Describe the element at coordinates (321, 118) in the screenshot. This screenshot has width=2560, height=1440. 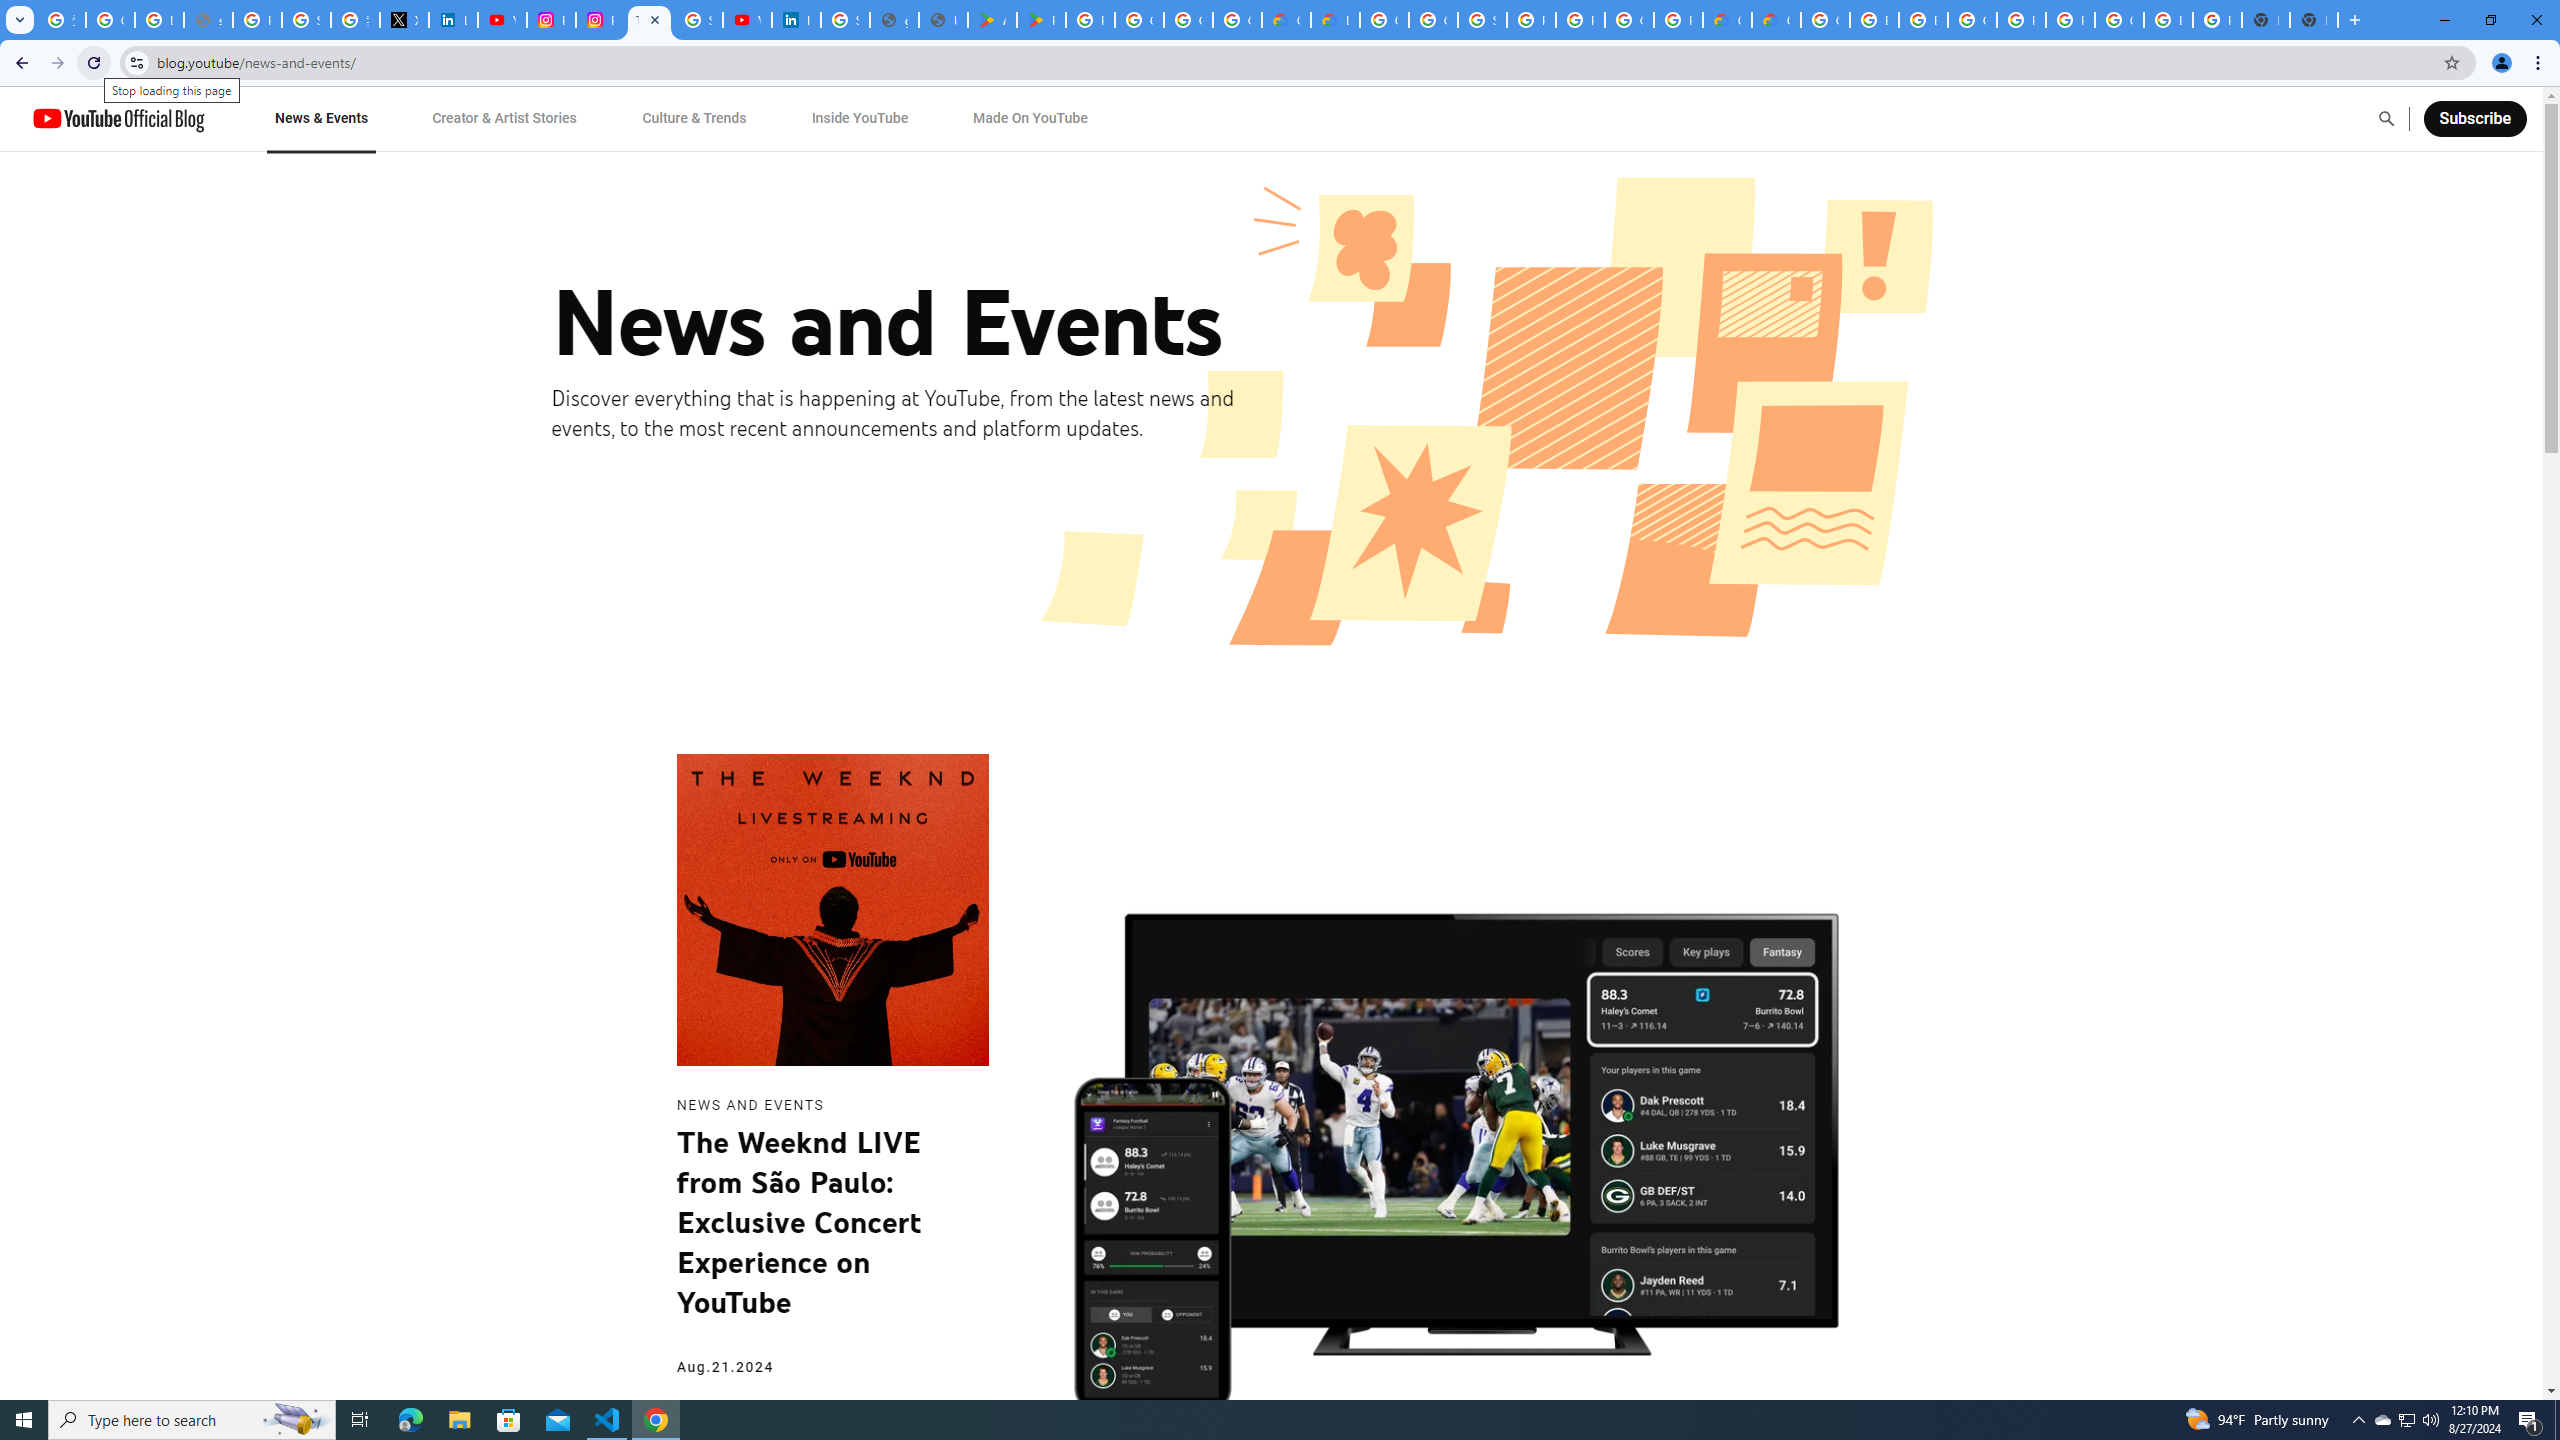
I see `'News & Events'` at that location.